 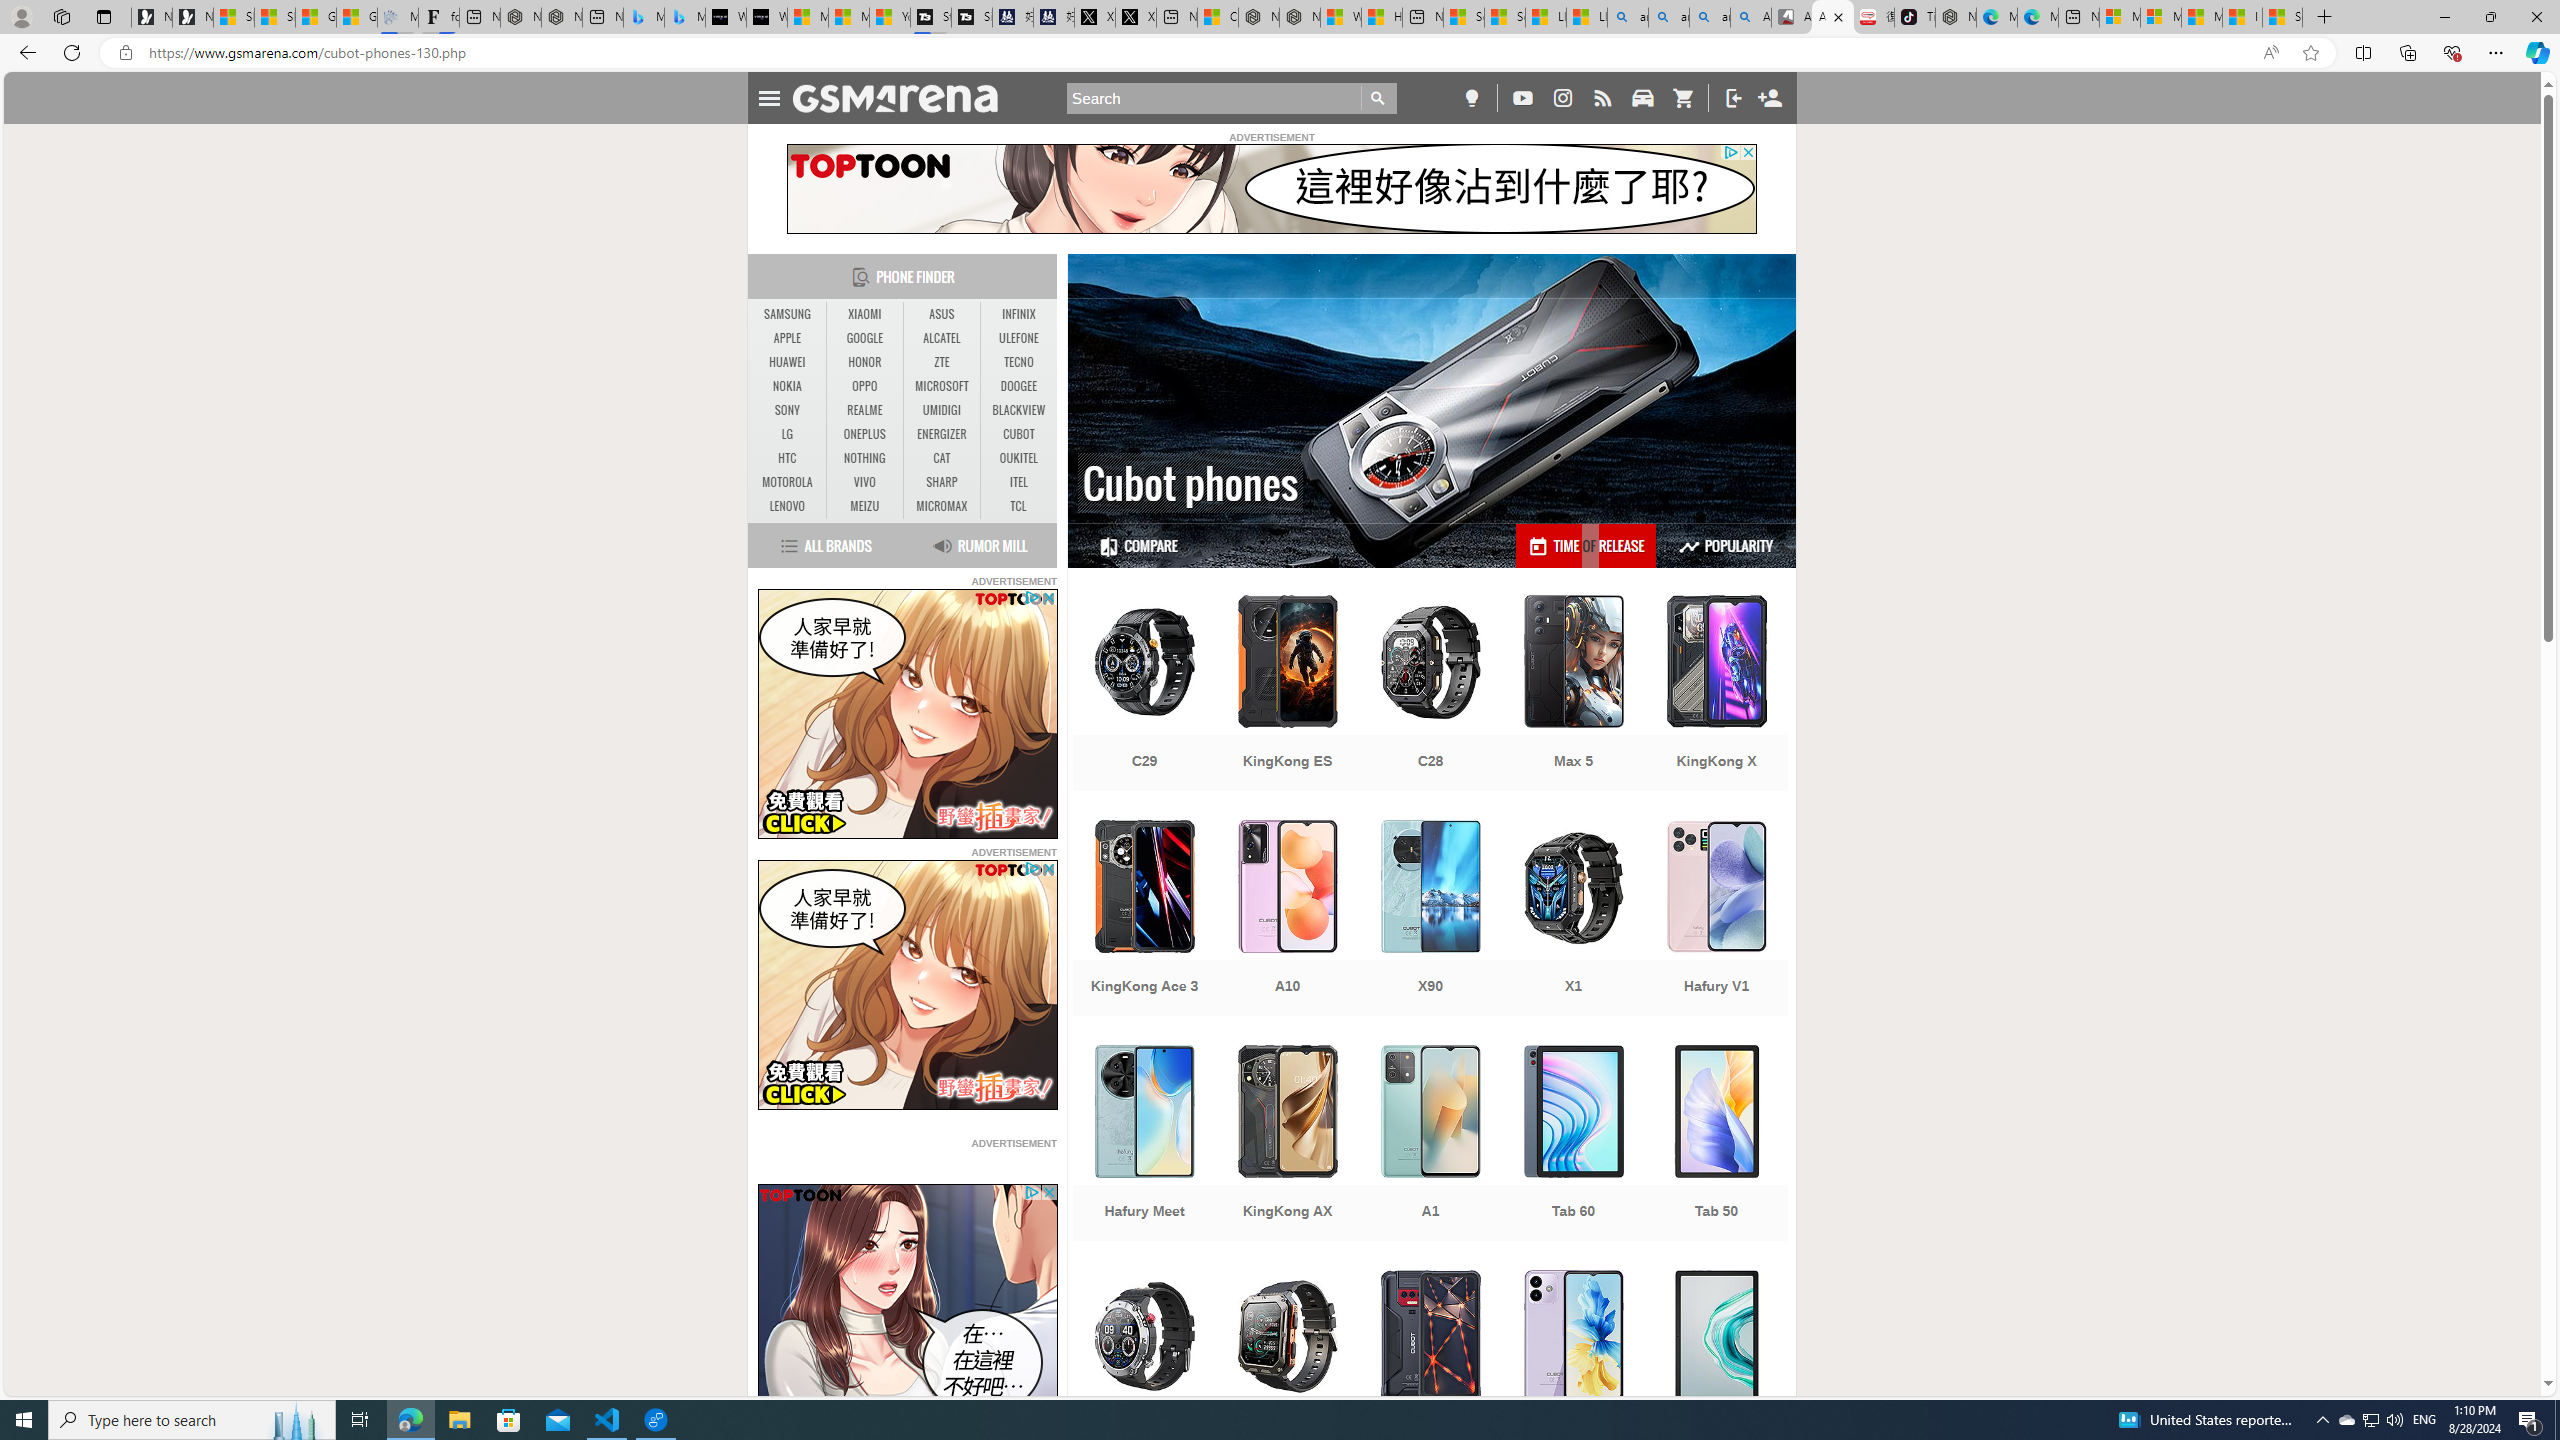 I want to click on 'OPPO', so click(x=864, y=386).